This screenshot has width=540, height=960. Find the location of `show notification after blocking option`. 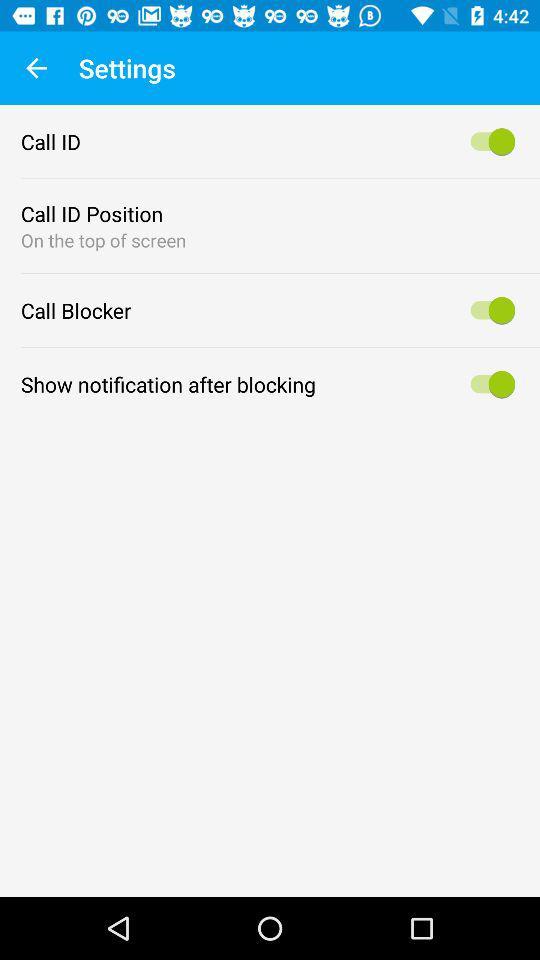

show notification after blocking option is located at coordinates (488, 383).